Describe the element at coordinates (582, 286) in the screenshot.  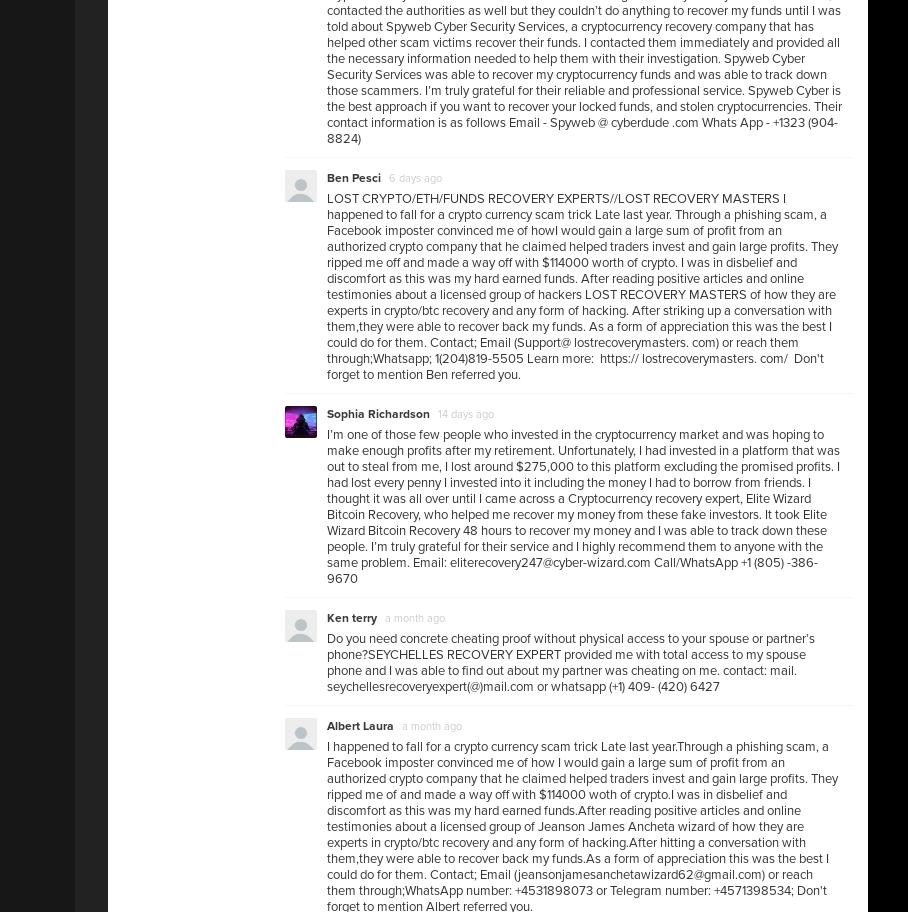
I see `'LOST CRYPTO/ETH/FUNDS RECOVERY EXPERTS//LOST RECOVERY MASTERS

I happened to fall for a crypto currency scam trick Late last year. Through a phishing scam, a Facebook imposter convinced me of howI would gain a large sum of profit from an authorized crypto company that he claimed helped traders invest and gain large profits. They ripped me off and made a way off with $114000 worth of crypto. I was in disbelief and discomfort as this was my hard earned funds. After reading positive articles and online testimonies about a licensed group of hackers LOST RECOVERY MASTERS of how they are experts in crypto/btc recovery and any form of hacking. After striking up a conversation with them,they were able to recover back my funds. As a form of appreciation this was the best I could do for them.
Contact; Email (Support@ lostrecoverymasters. com) or reach them through;Whatsapp; 1(204)819-5505 Learn more:  https:// lostrecoverymasters. com/ 
Don't forget to mention Ben referred you.'` at that location.